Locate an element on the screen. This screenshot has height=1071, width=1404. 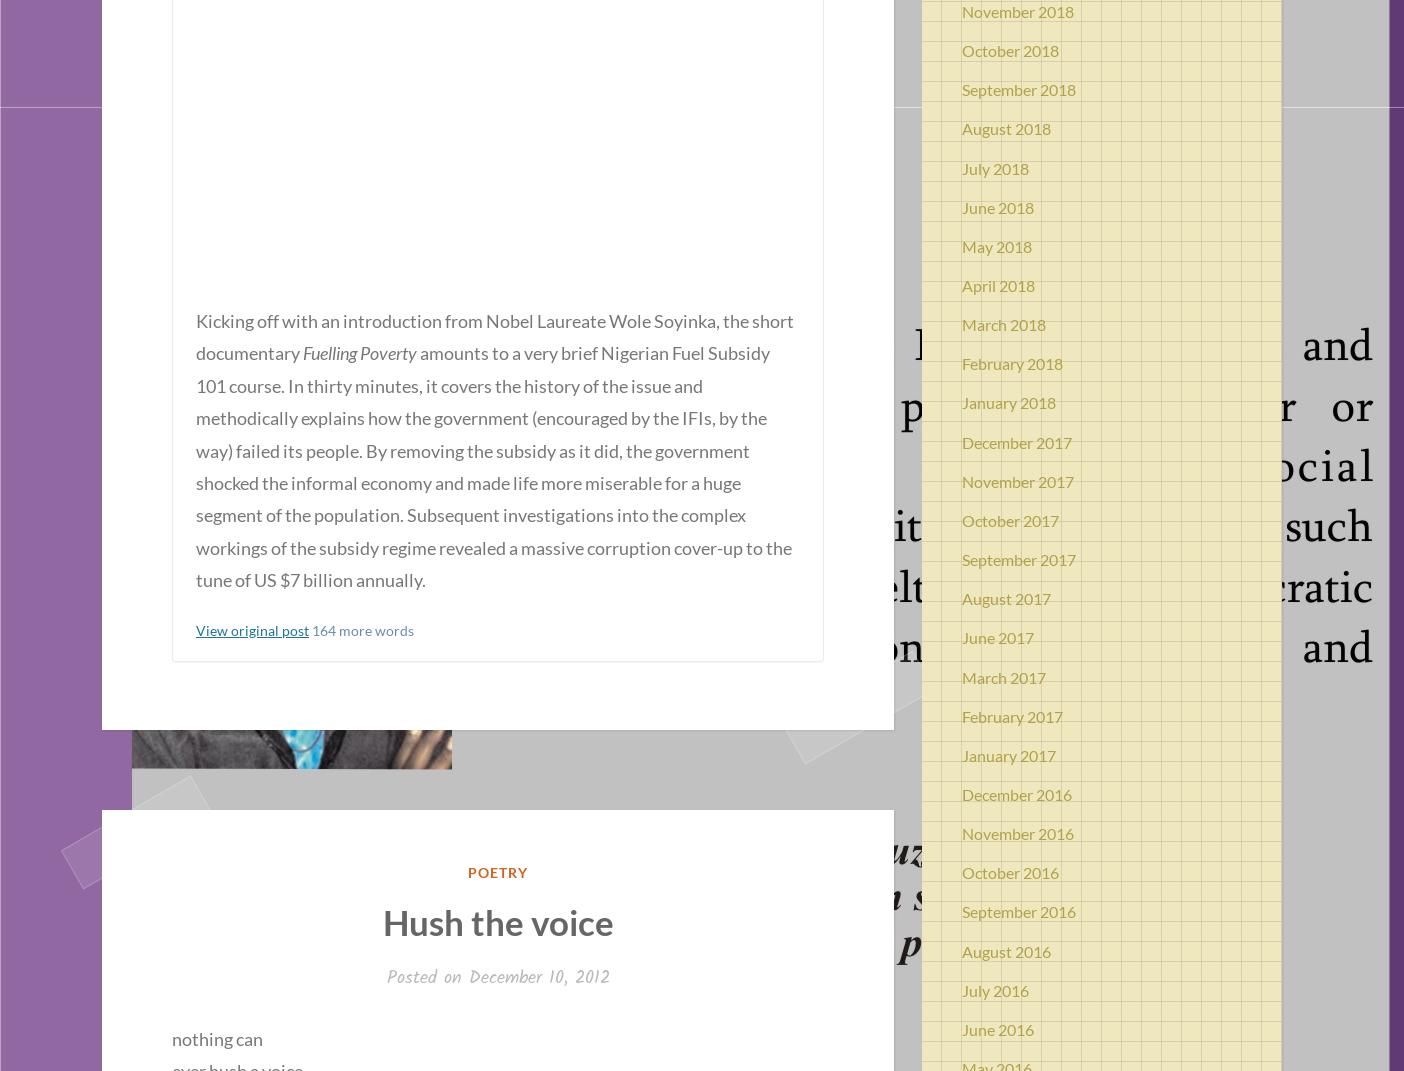
'Posted on' is located at coordinates (425, 977).